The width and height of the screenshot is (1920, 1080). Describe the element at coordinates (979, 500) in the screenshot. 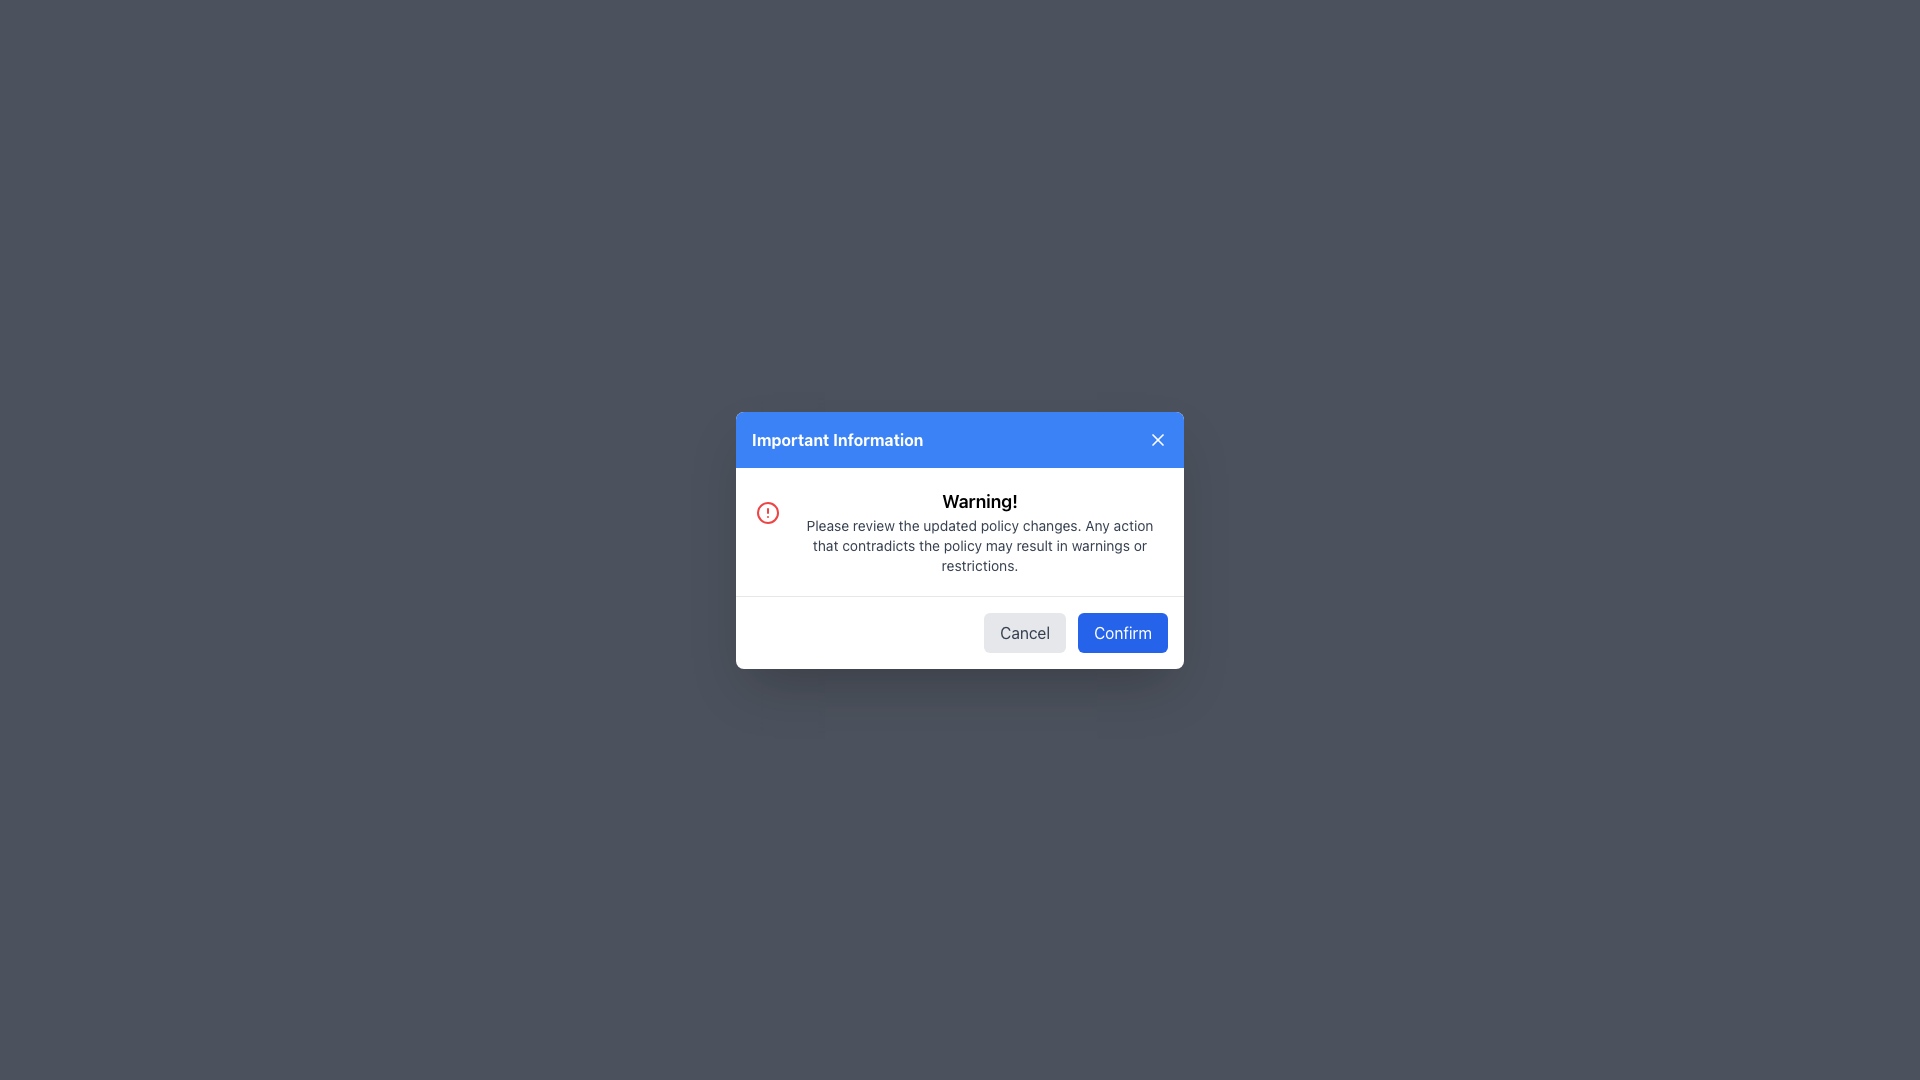

I see `the 'Warning!' text label, which is prominently displayed in bold black font at the top-center of the modal popup` at that location.